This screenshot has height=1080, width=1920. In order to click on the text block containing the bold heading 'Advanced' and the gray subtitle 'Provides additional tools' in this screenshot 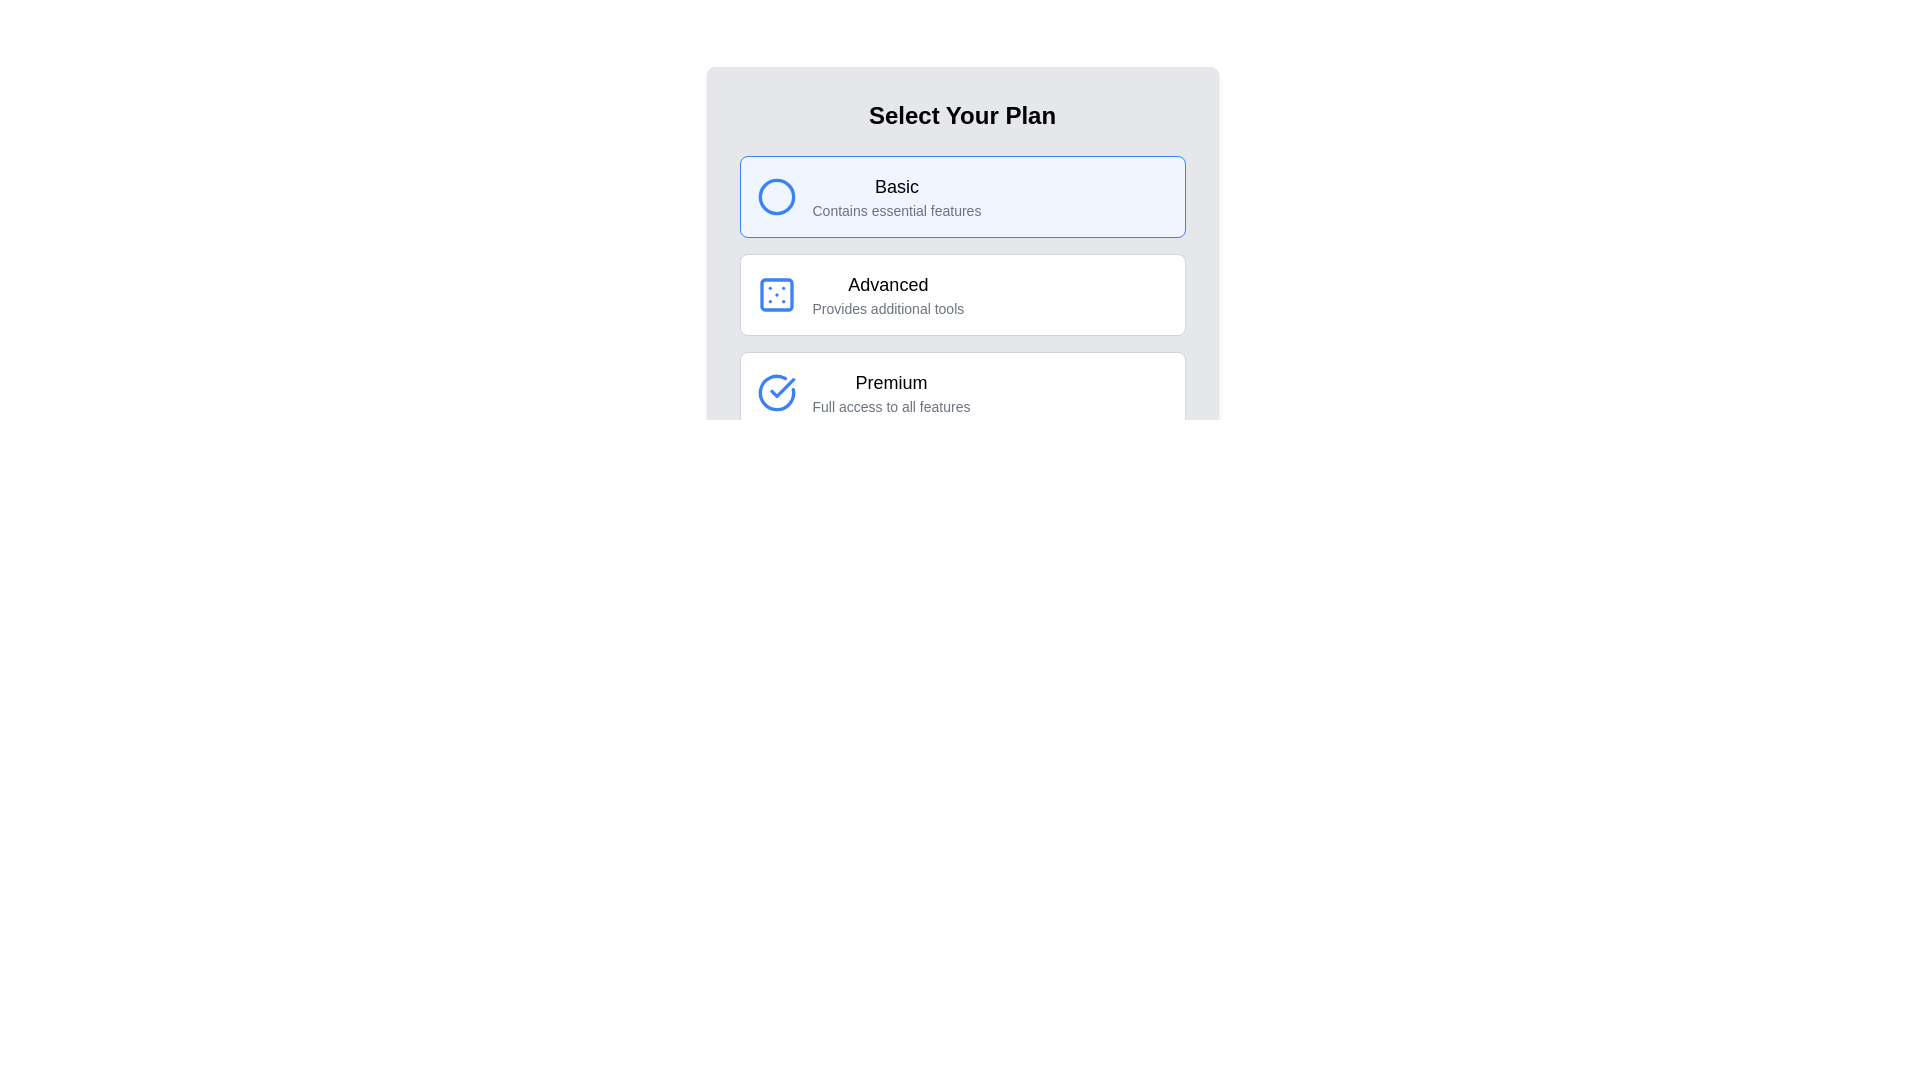, I will do `click(887, 294)`.